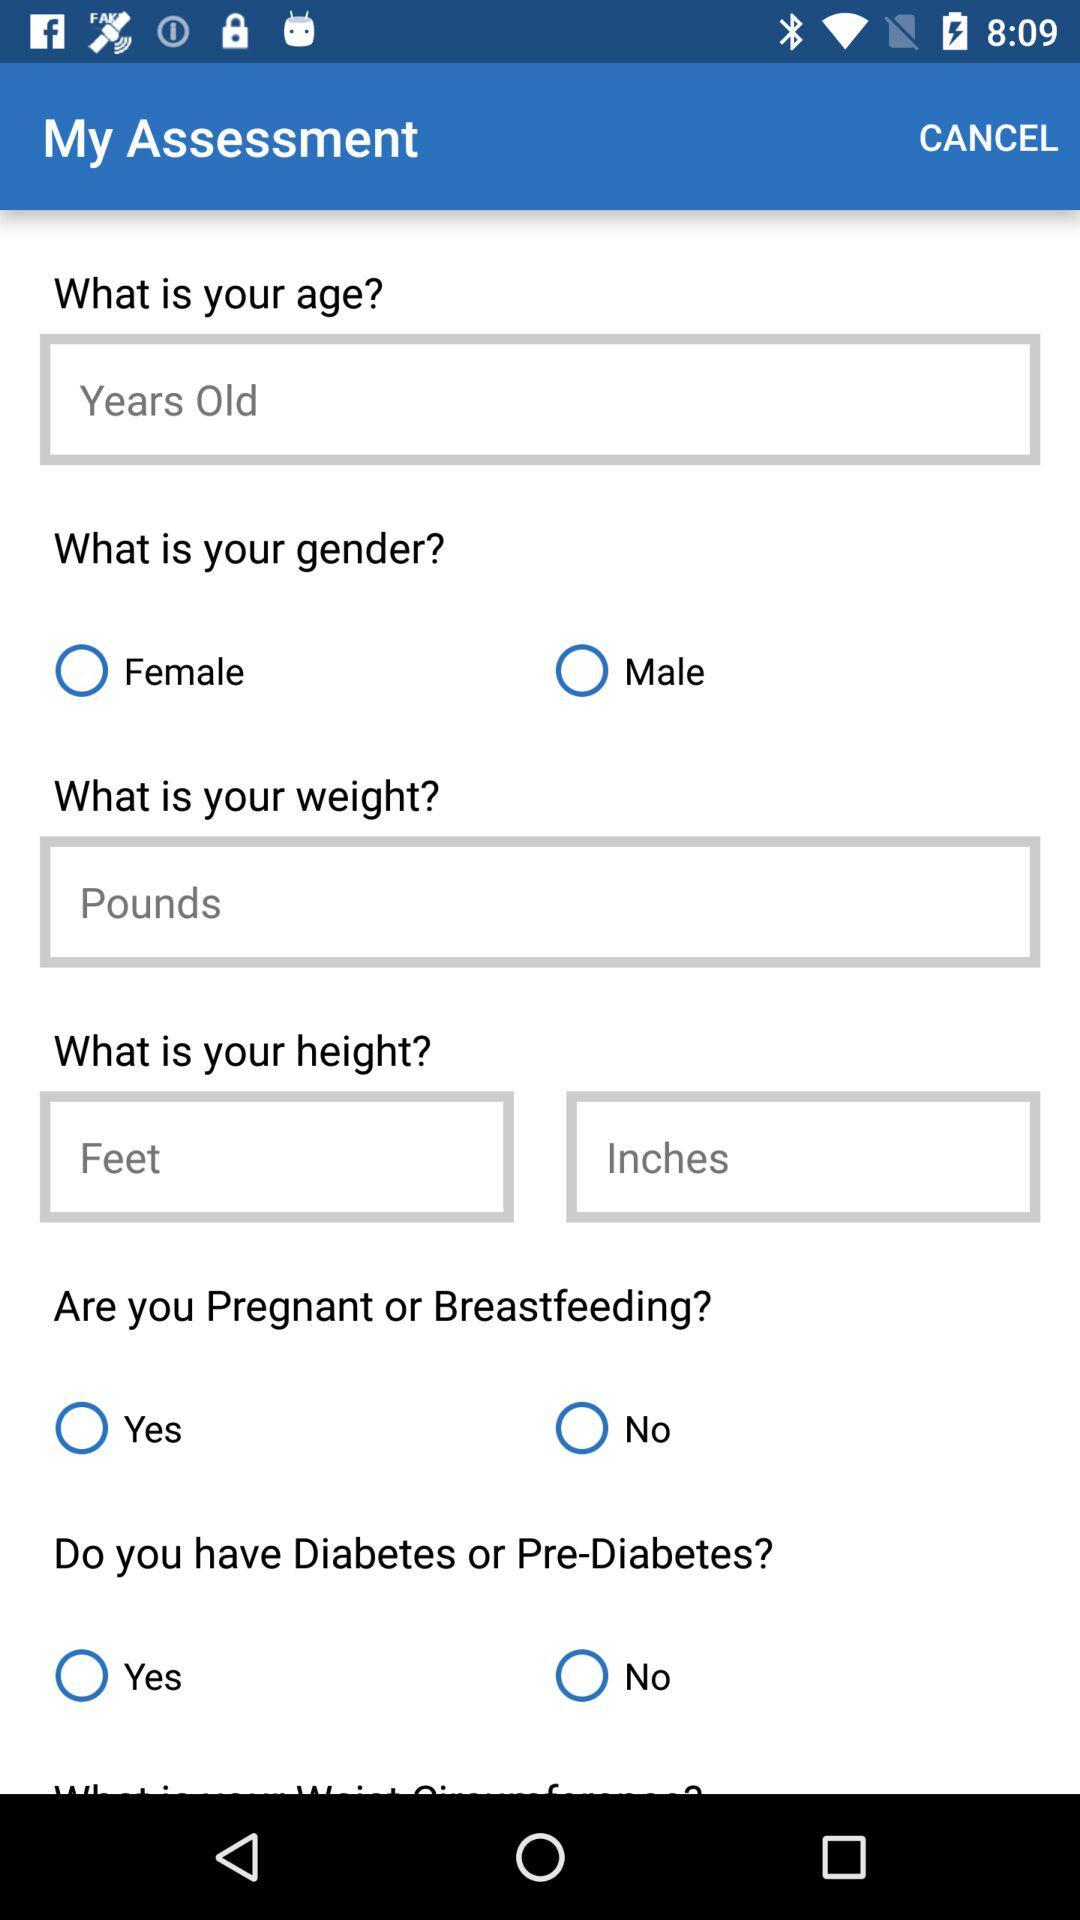 The height and width of the screenshot is (1920, 1080). I want to click on your age, so click(540, 399).